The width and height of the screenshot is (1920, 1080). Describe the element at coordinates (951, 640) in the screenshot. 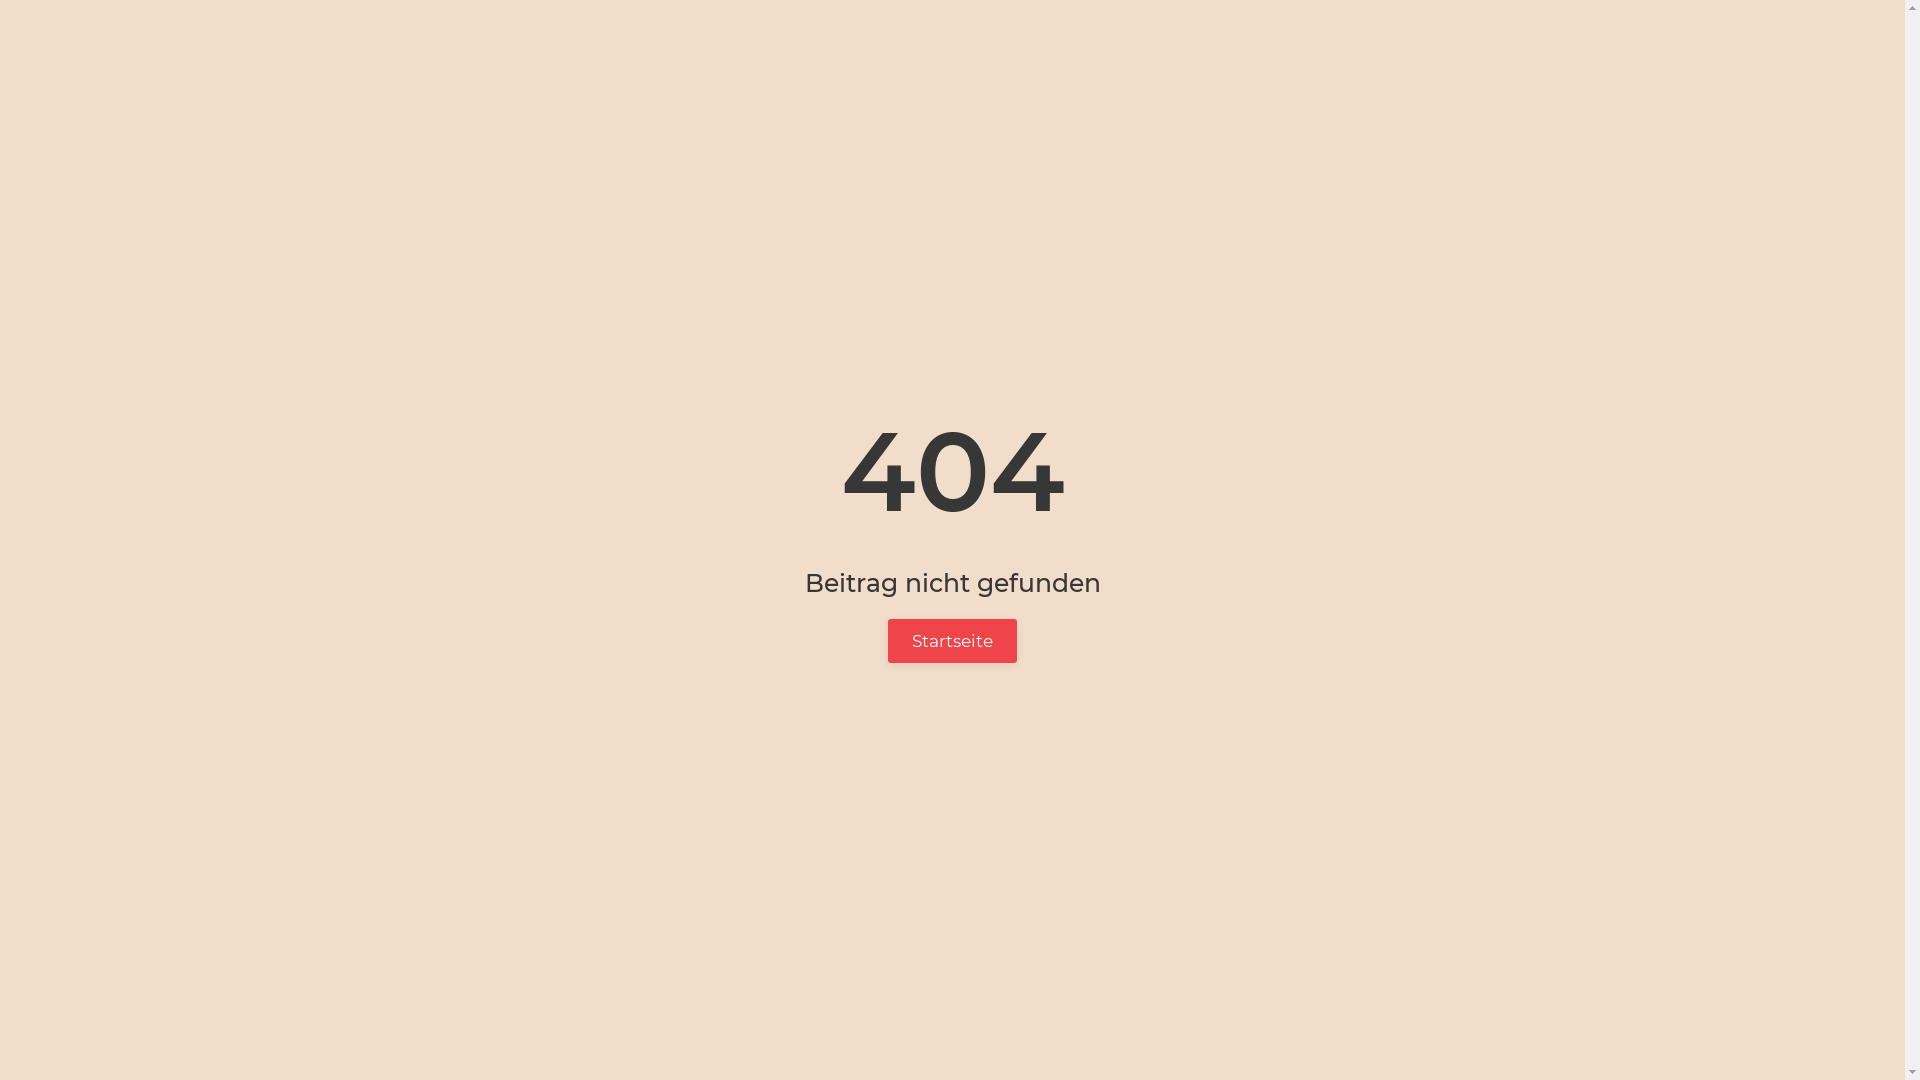

I see `'Startseite'` at that location.